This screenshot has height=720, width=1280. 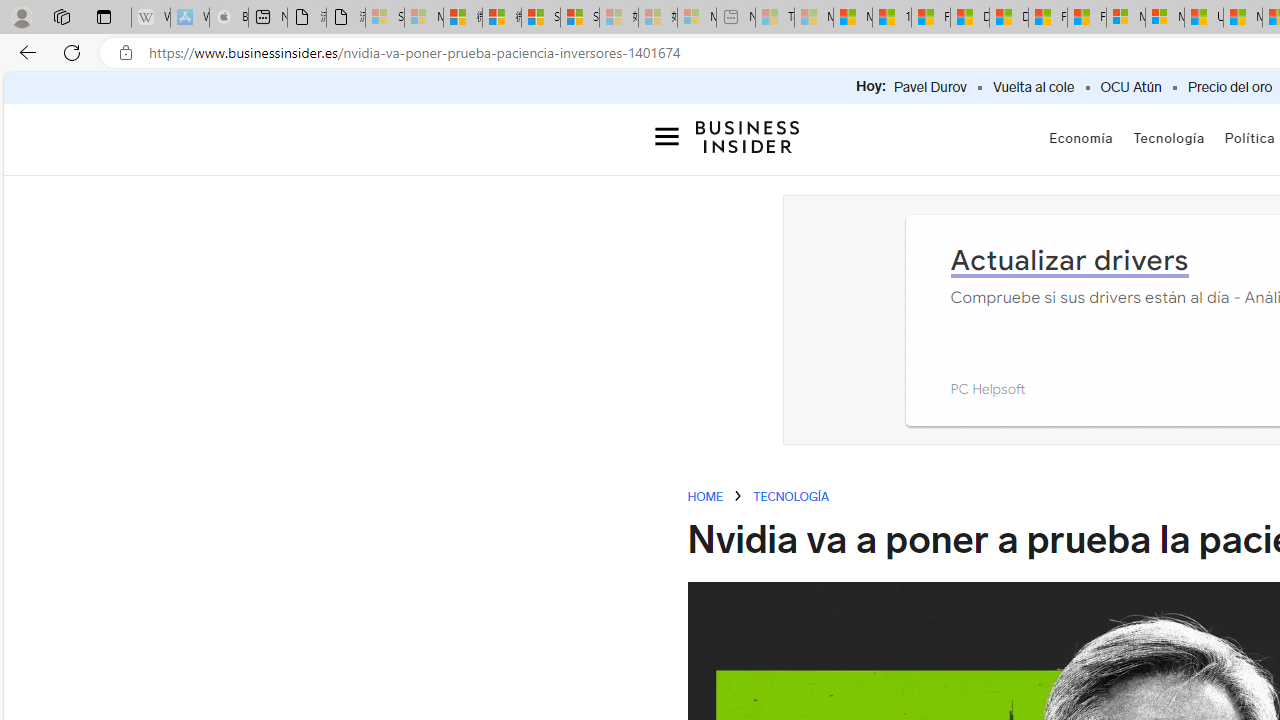 What do you see at coordinates (229, 17) in the screenshot?
I see `'Buy iPad - Apple - Sleeping'` at bounding box center [229, 17].